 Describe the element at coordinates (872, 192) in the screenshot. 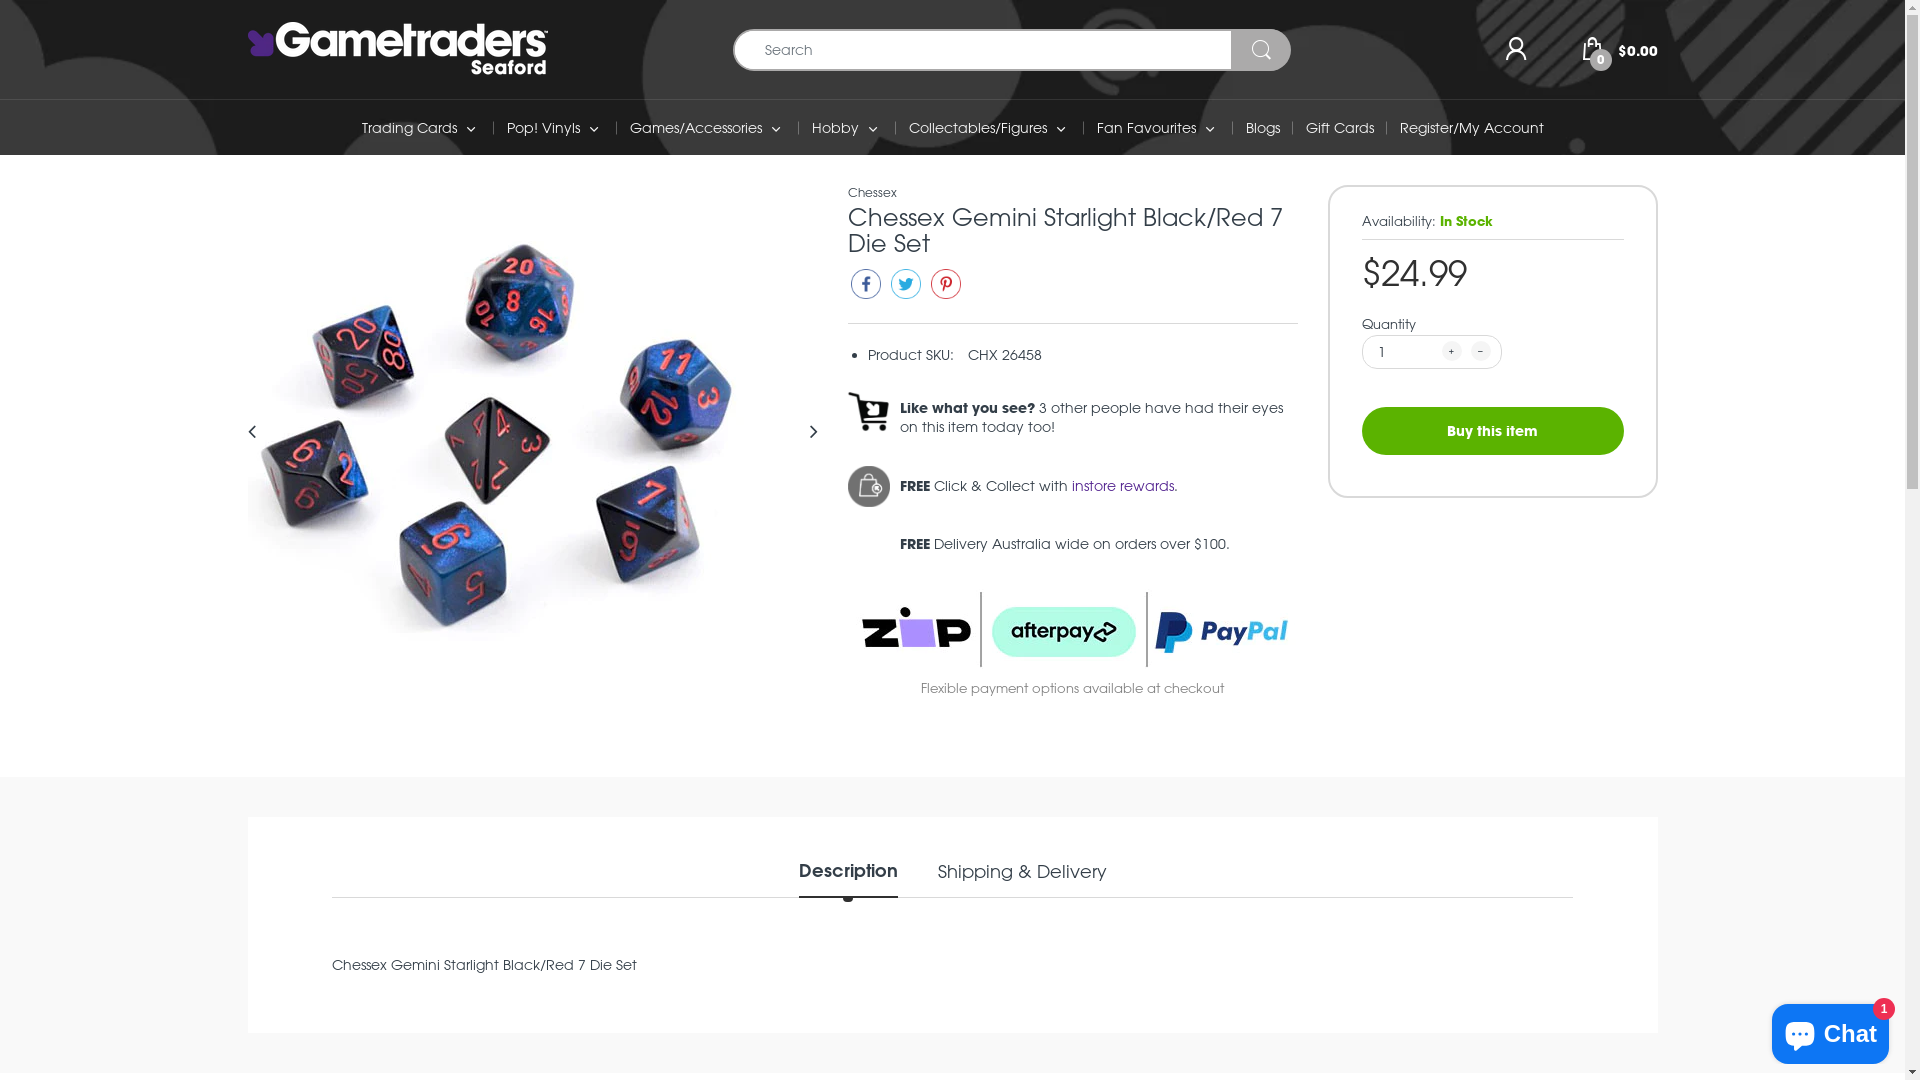

I see `'Chessex'` at that location.